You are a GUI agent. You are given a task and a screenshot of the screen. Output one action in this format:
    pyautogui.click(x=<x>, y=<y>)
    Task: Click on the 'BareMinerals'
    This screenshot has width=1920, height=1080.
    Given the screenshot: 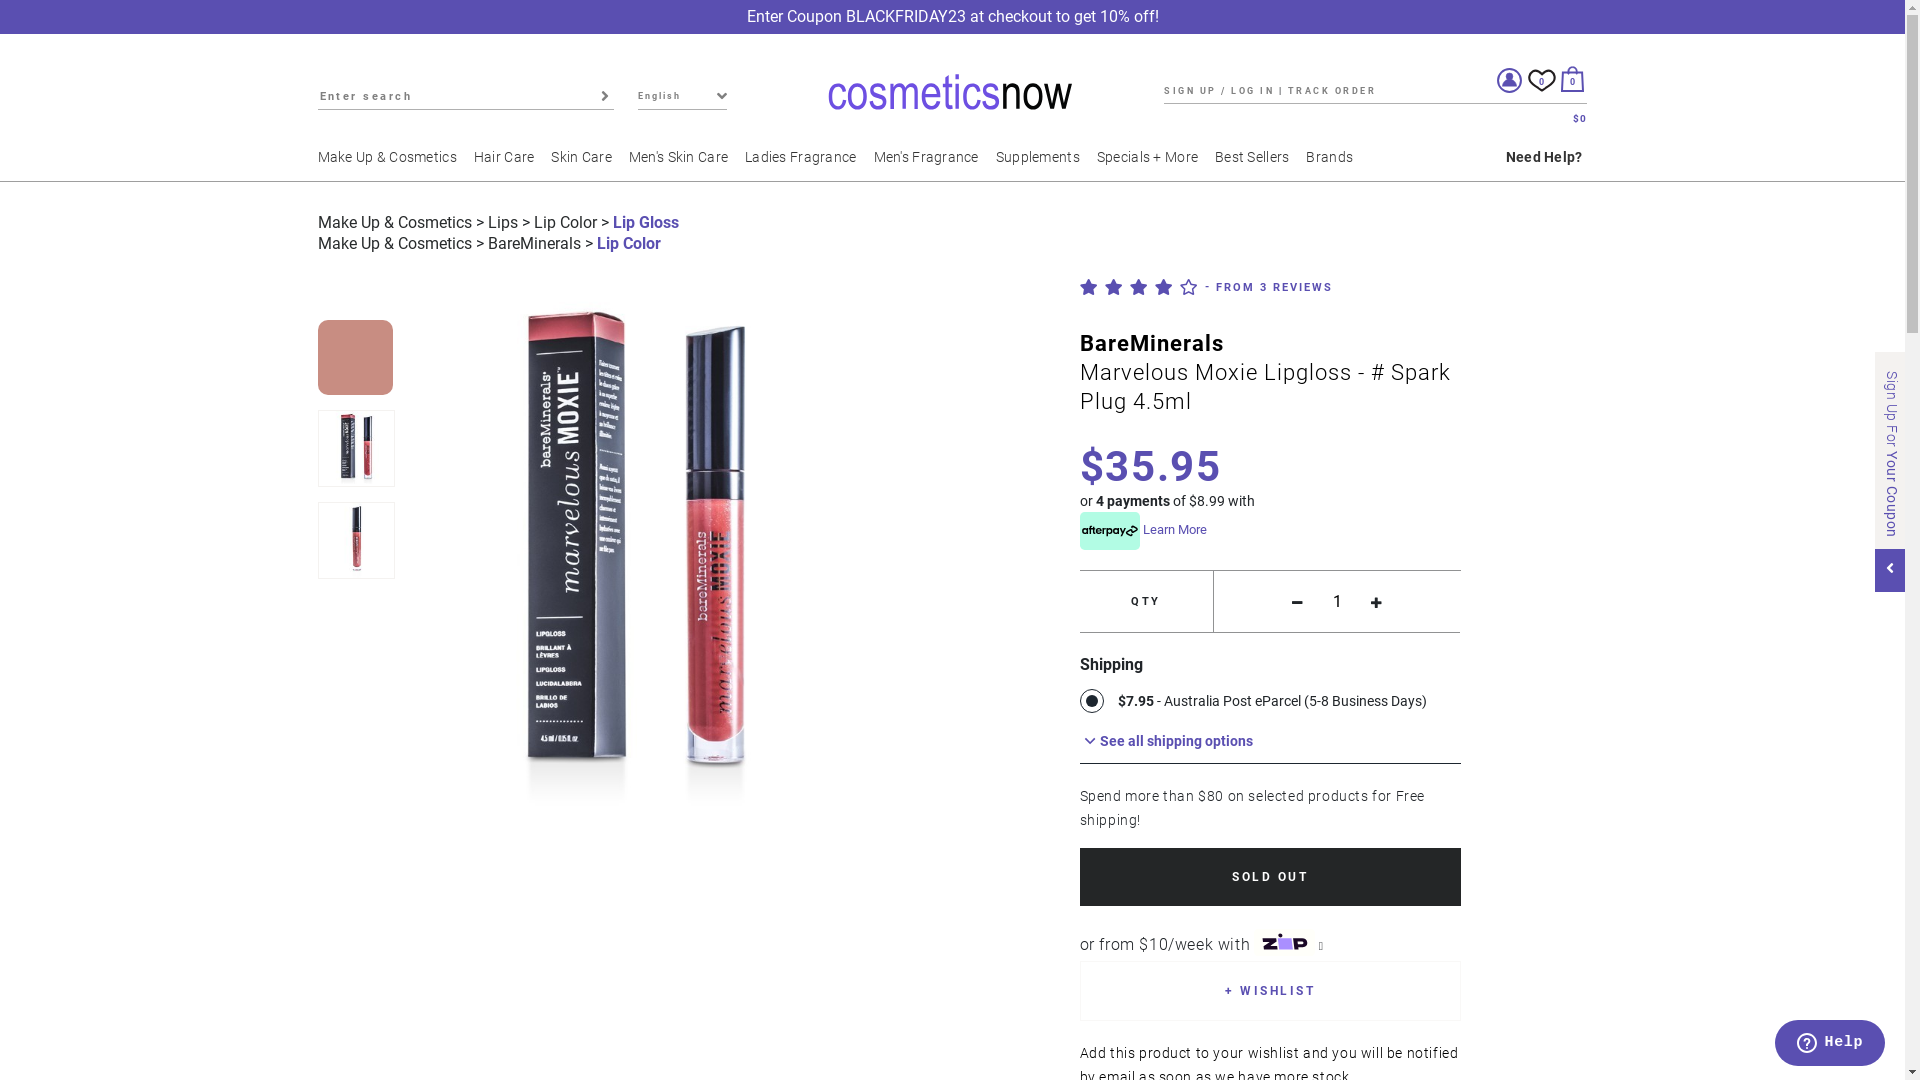 What is the action you would take?
    pyautogui.click(x=534, y=242)
    